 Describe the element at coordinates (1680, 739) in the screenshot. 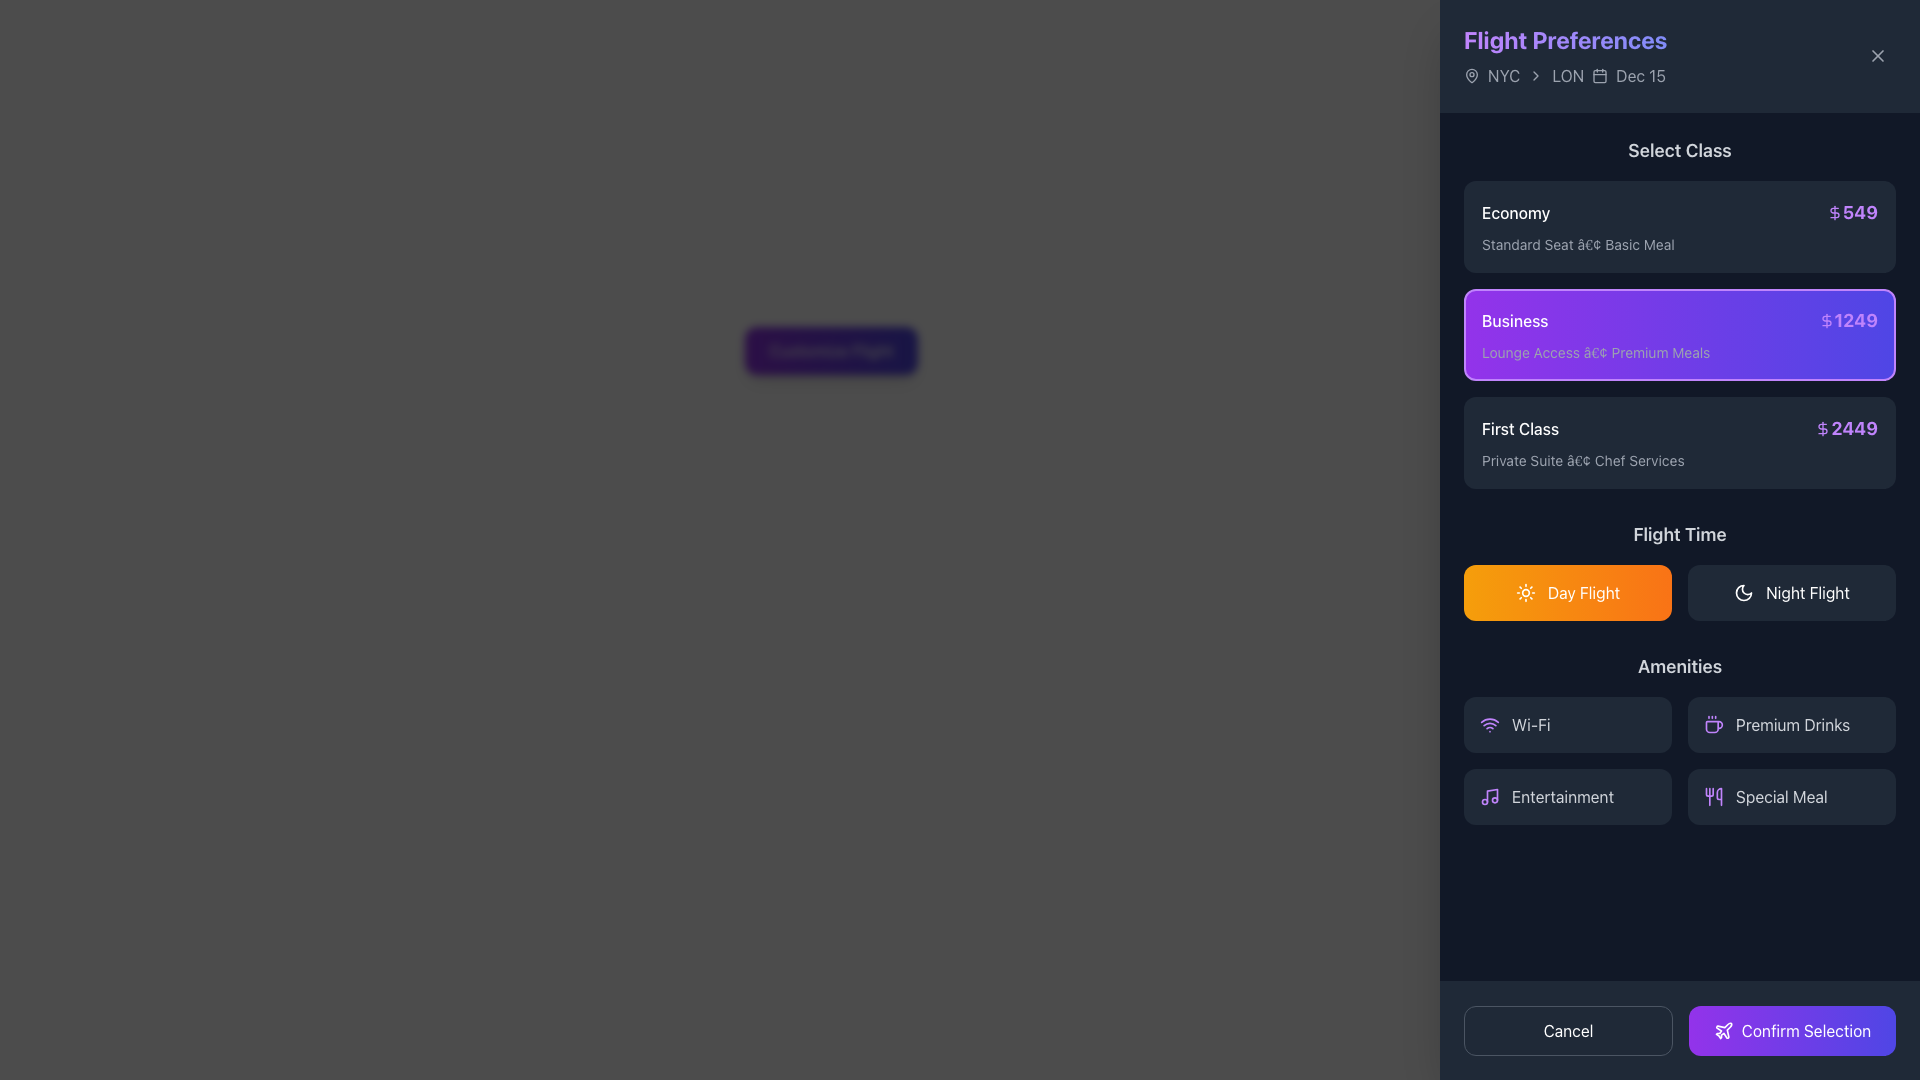

I see `available amenities in the section titled 'Amenities' located in the bottom portion of the right panel under the 'Flight Time' options` at that location.